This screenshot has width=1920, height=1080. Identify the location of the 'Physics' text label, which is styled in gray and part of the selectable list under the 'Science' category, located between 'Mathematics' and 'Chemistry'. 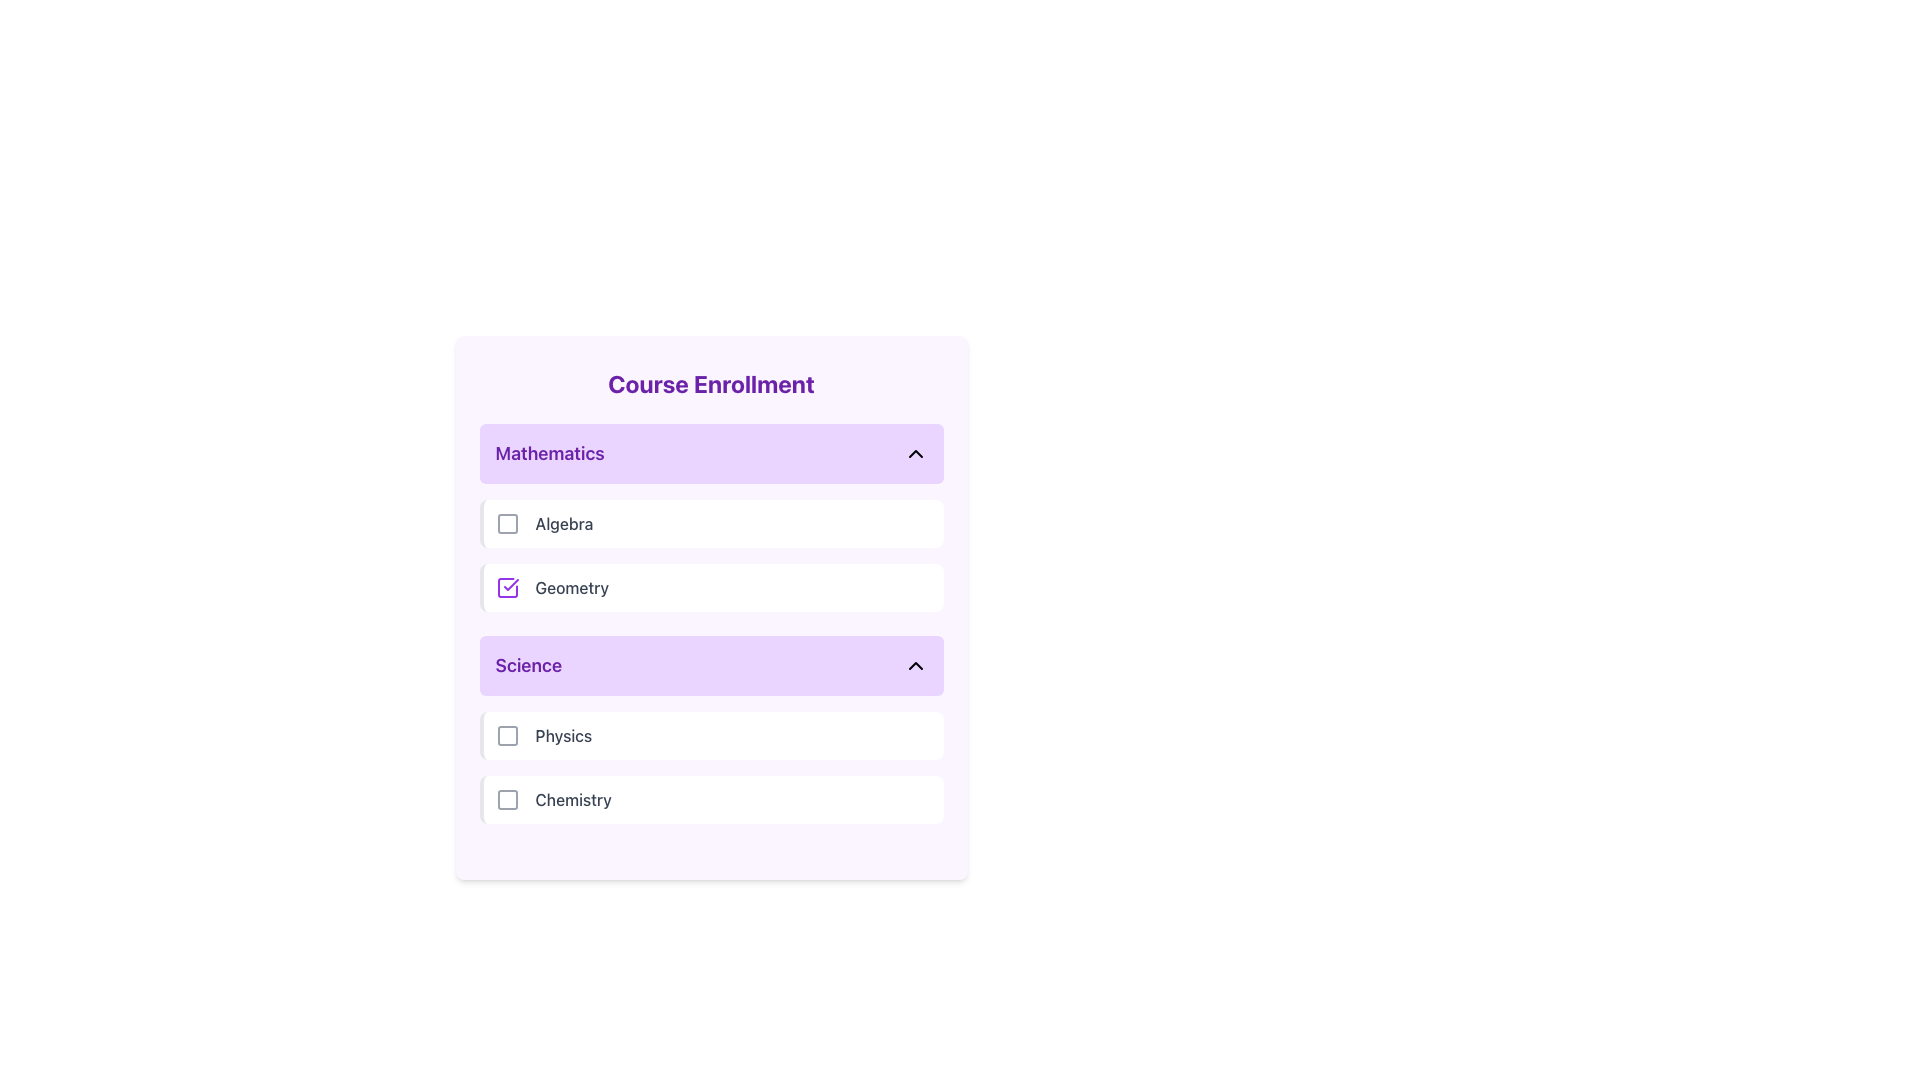
(562, 736).